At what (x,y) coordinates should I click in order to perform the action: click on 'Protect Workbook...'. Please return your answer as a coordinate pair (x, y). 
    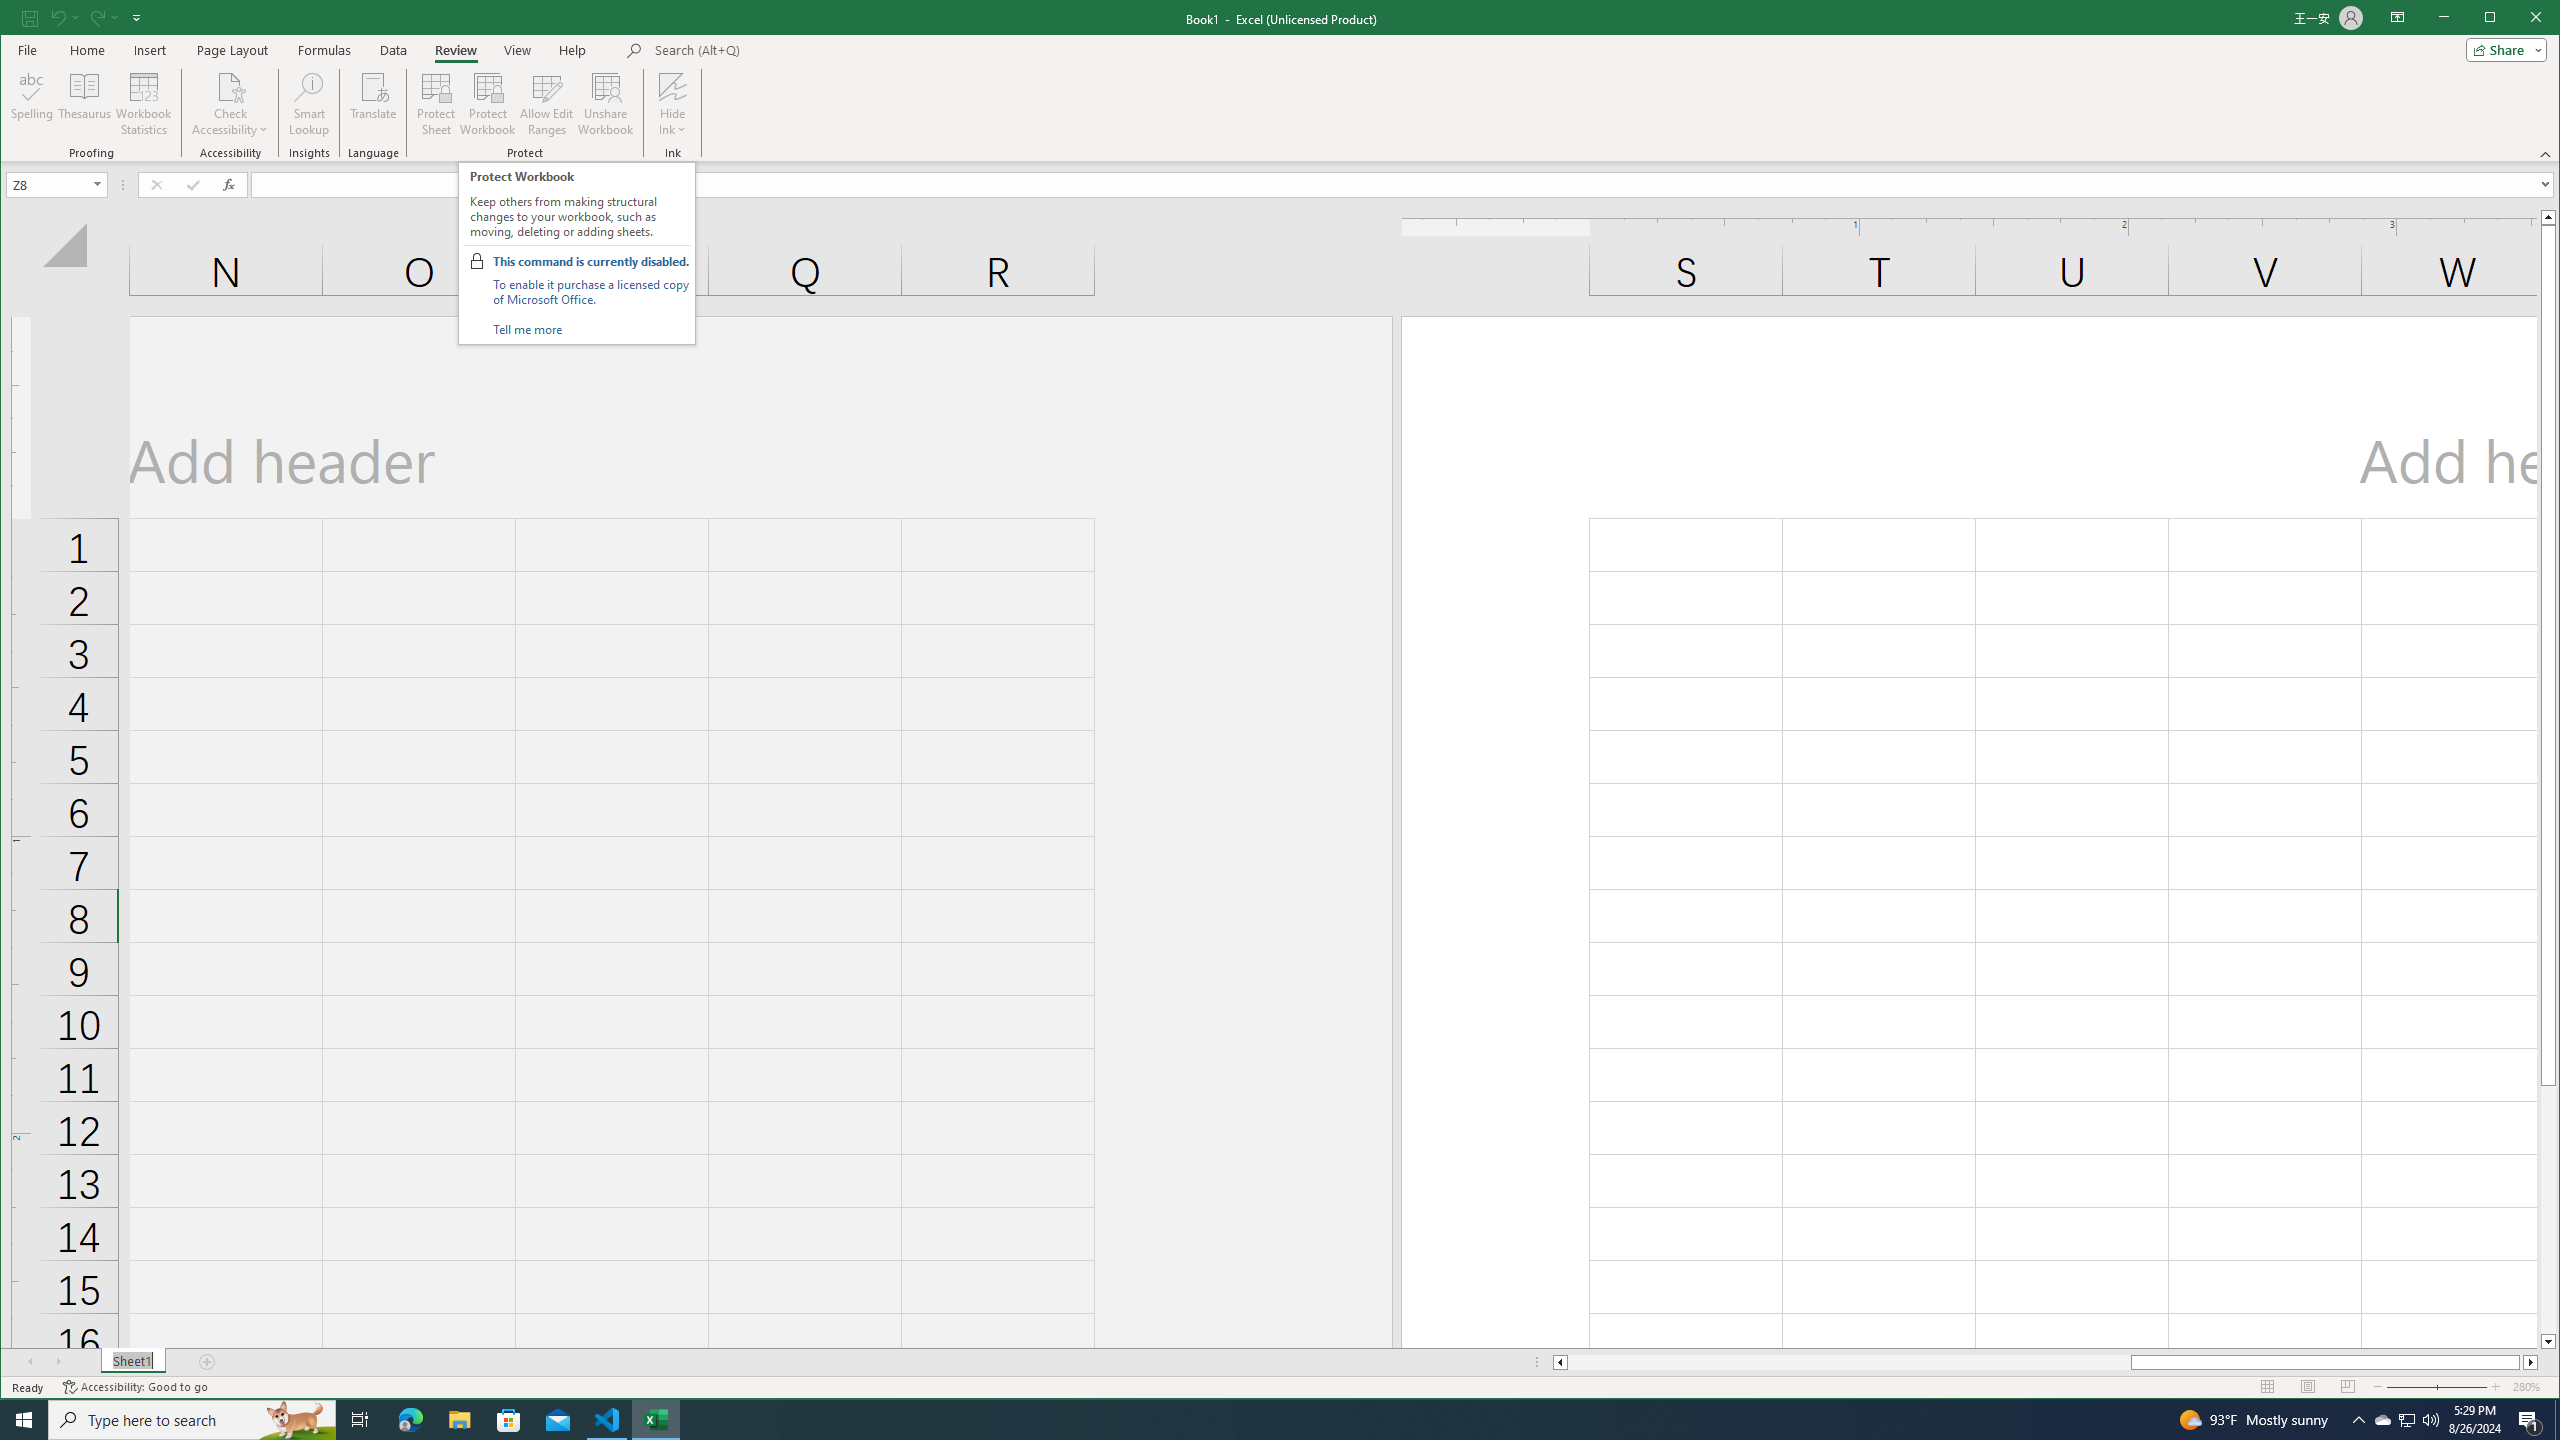
    Looking at the image, I should click on (486, 103).